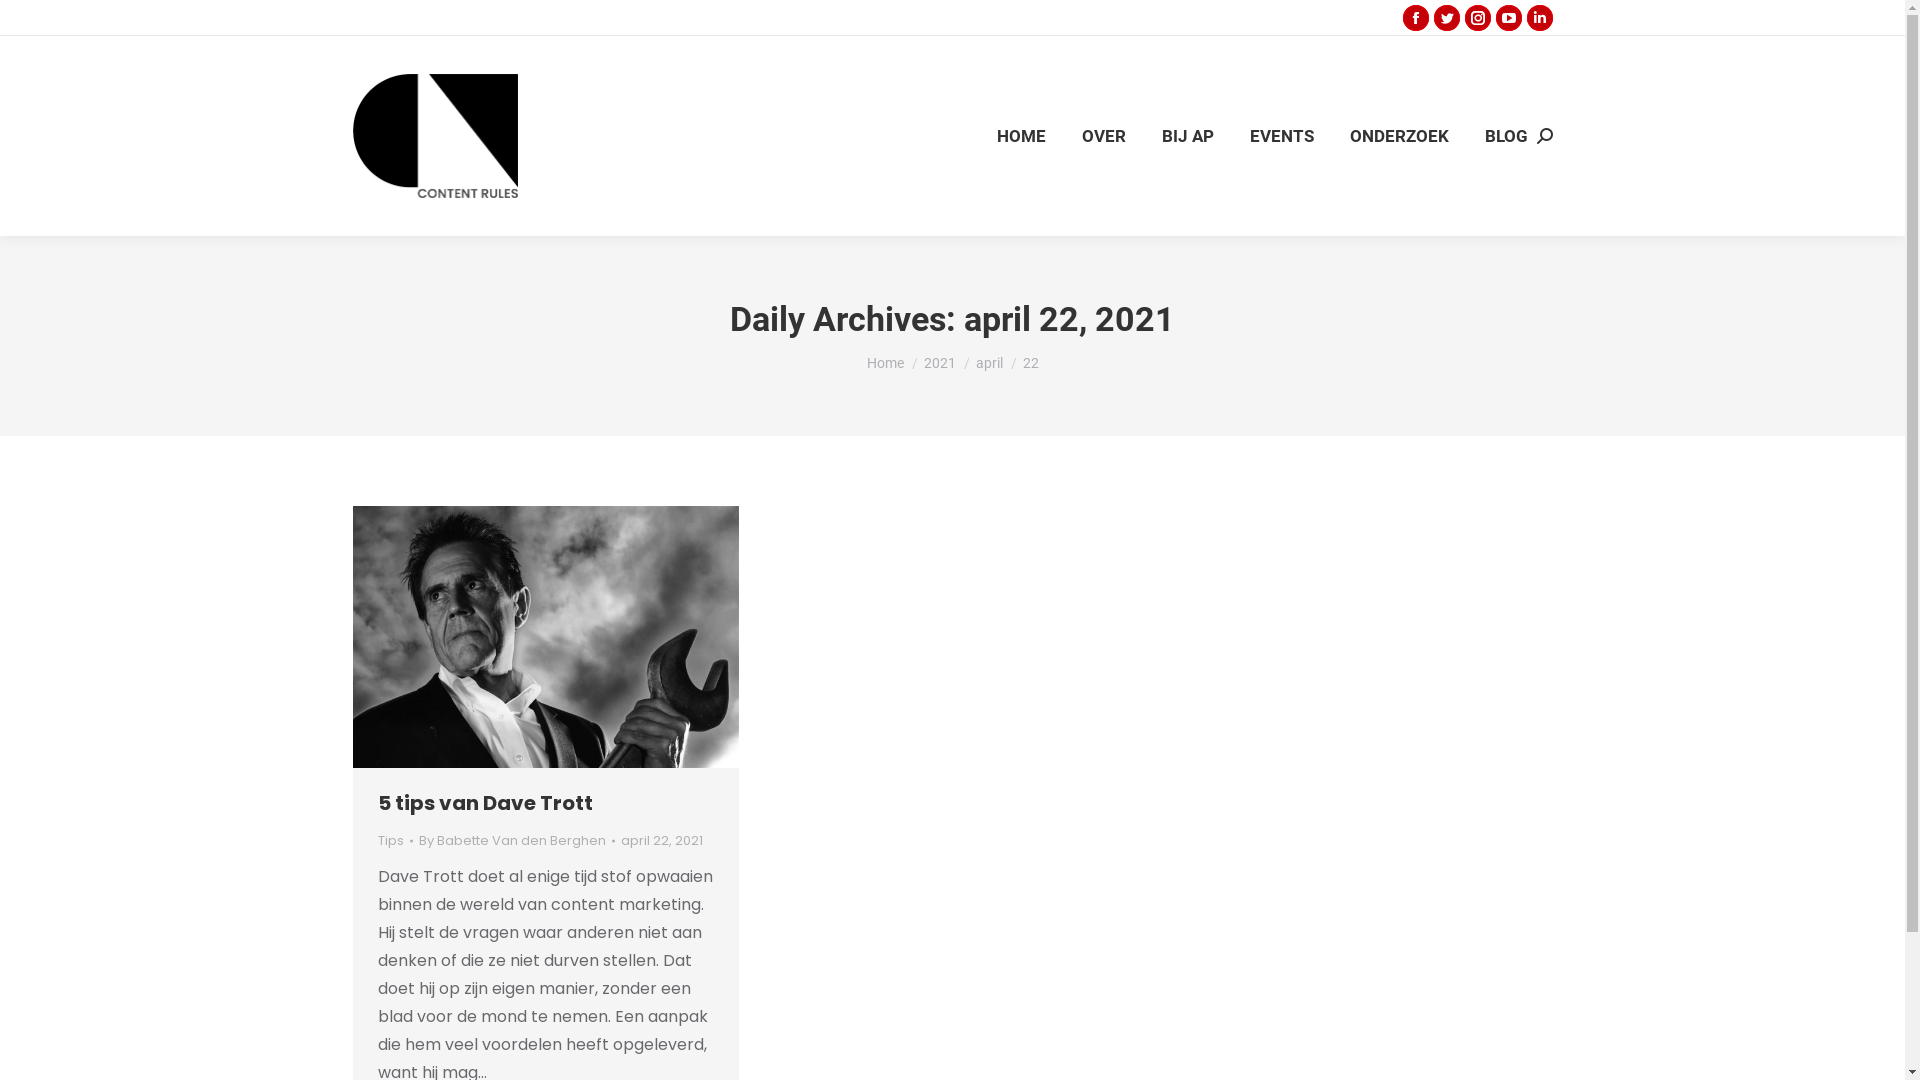  I want to click on 'BIJ AP', so click(1188, 135).